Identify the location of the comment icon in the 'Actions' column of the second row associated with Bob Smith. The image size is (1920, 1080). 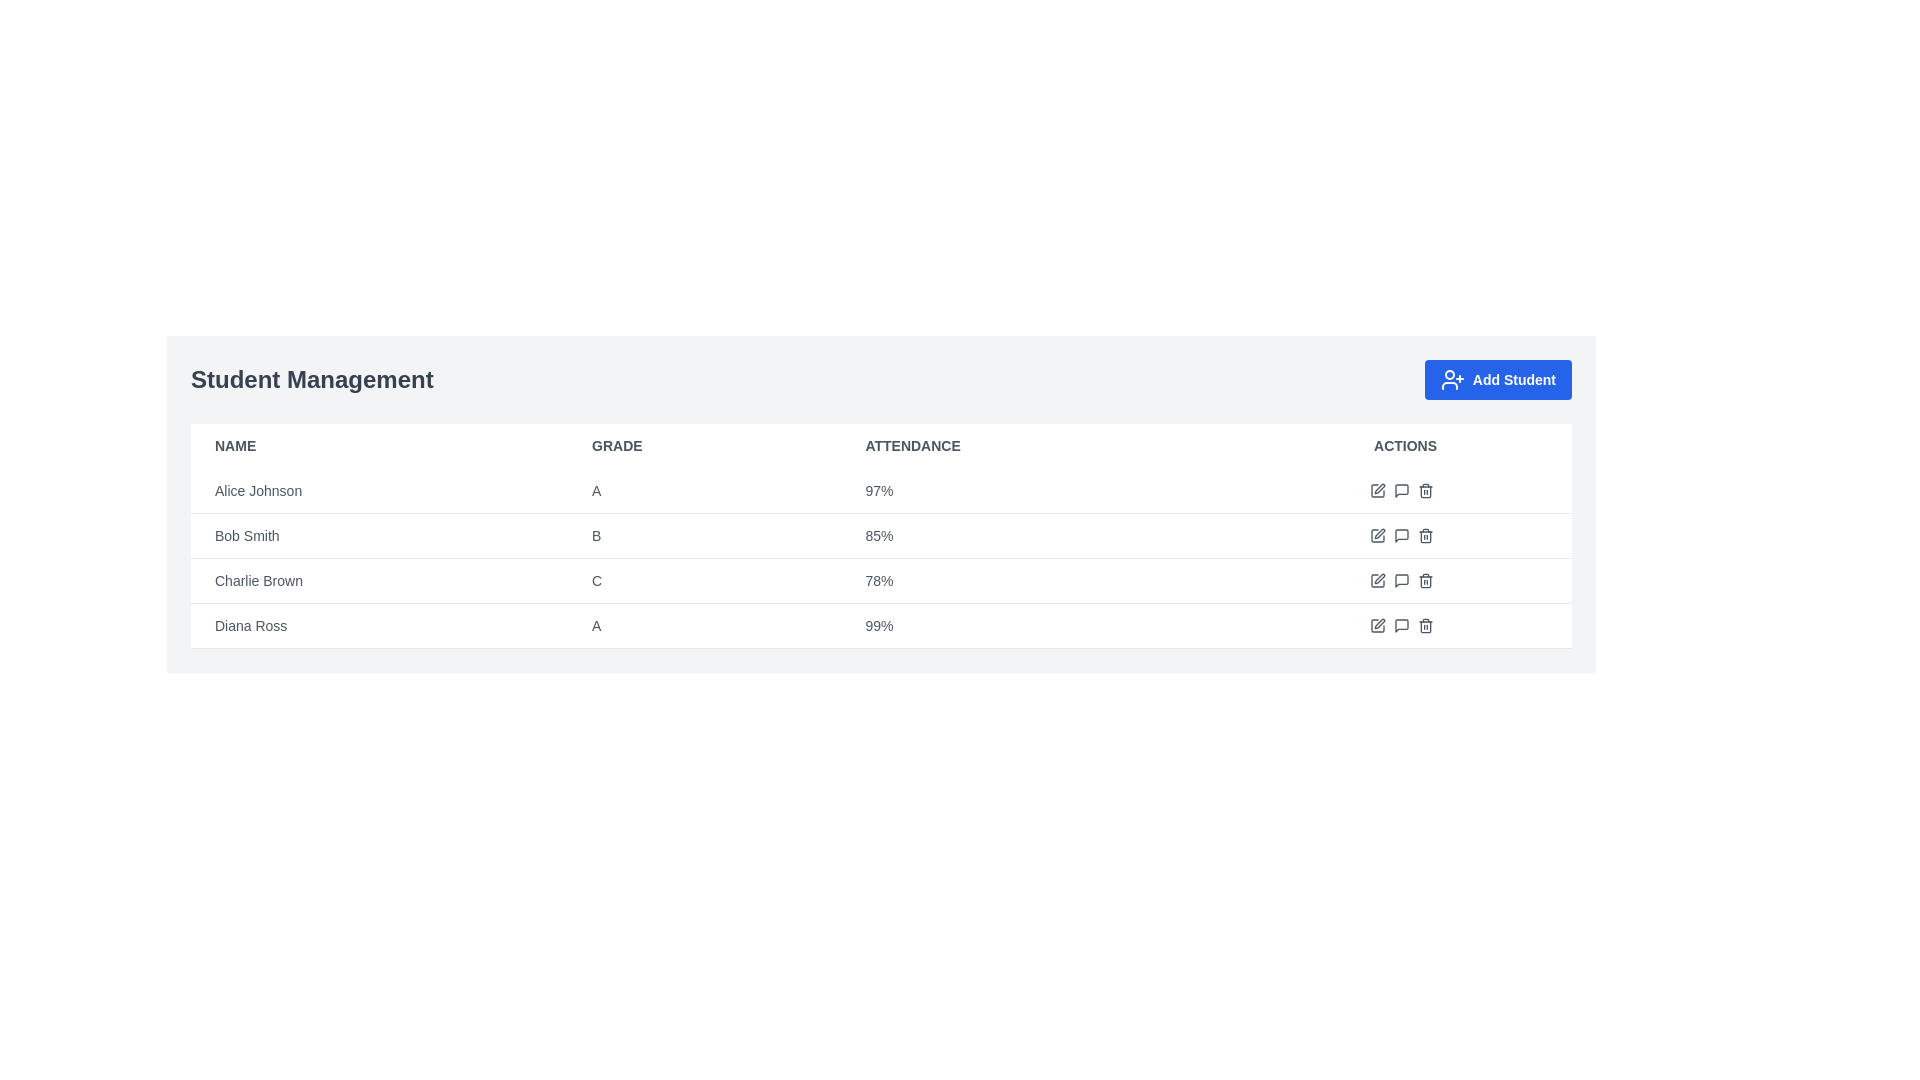
(1400, 535).